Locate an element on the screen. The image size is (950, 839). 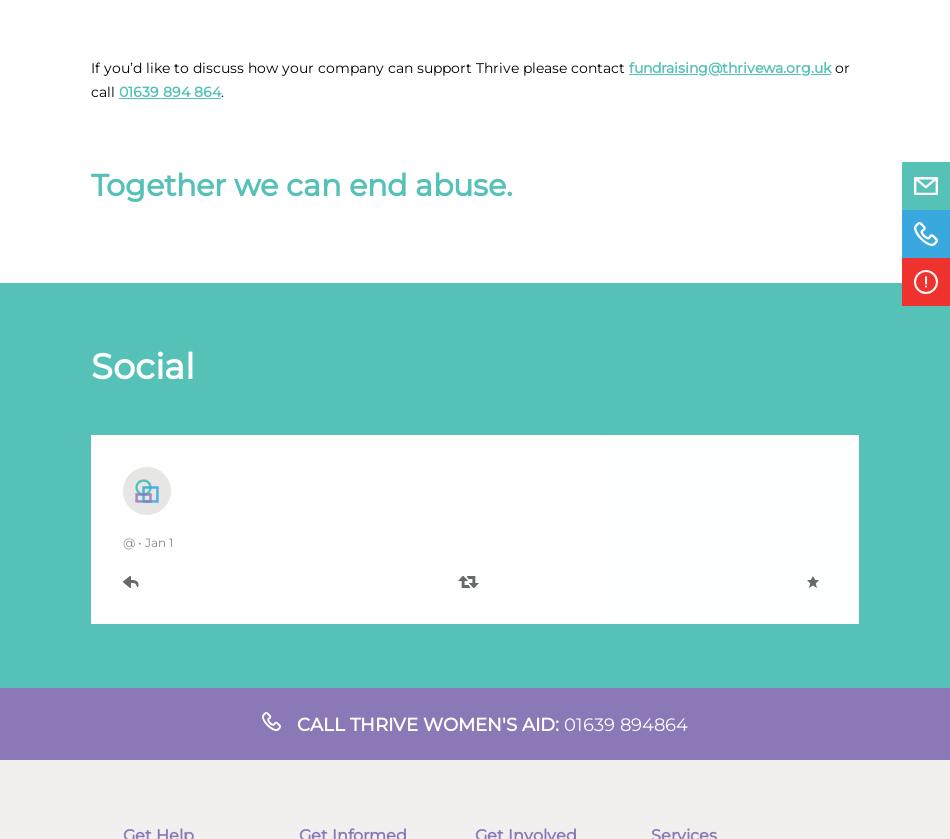
'Social' is located at coordinates (142, 366).